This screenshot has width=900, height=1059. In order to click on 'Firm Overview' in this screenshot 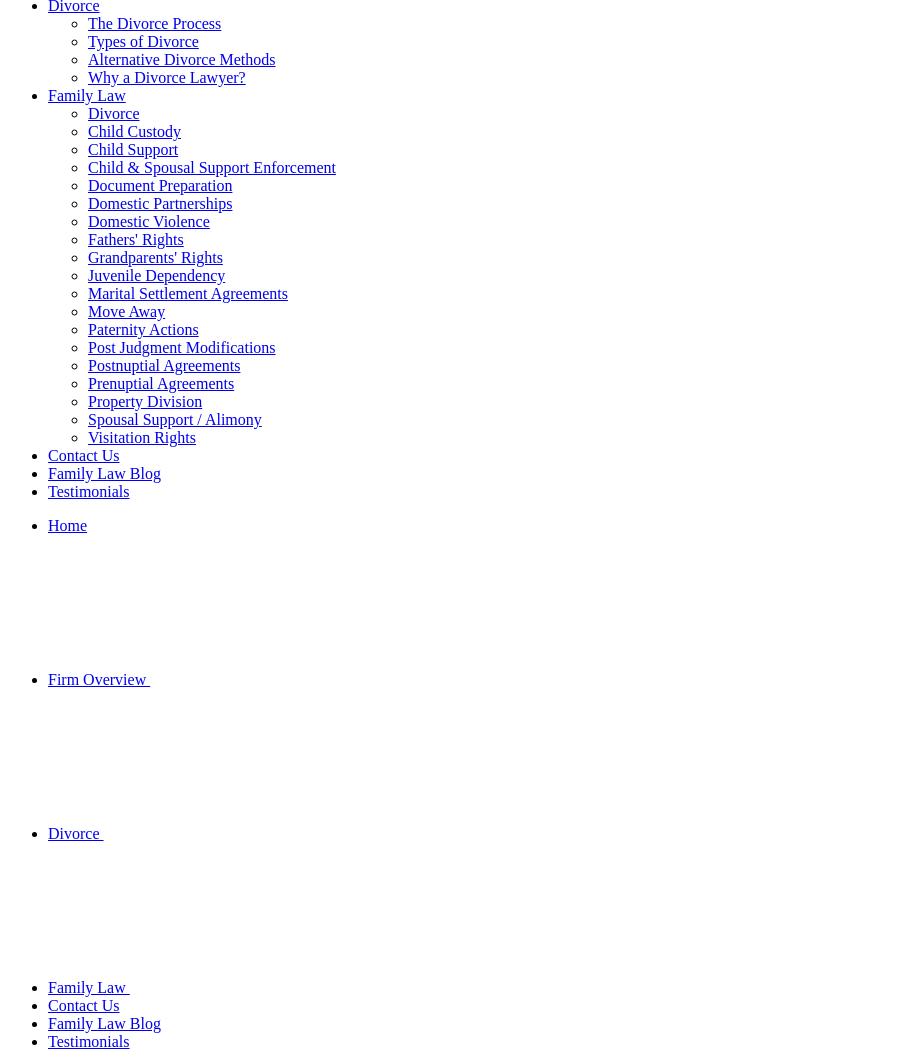, I will do `click(98, 679)`.